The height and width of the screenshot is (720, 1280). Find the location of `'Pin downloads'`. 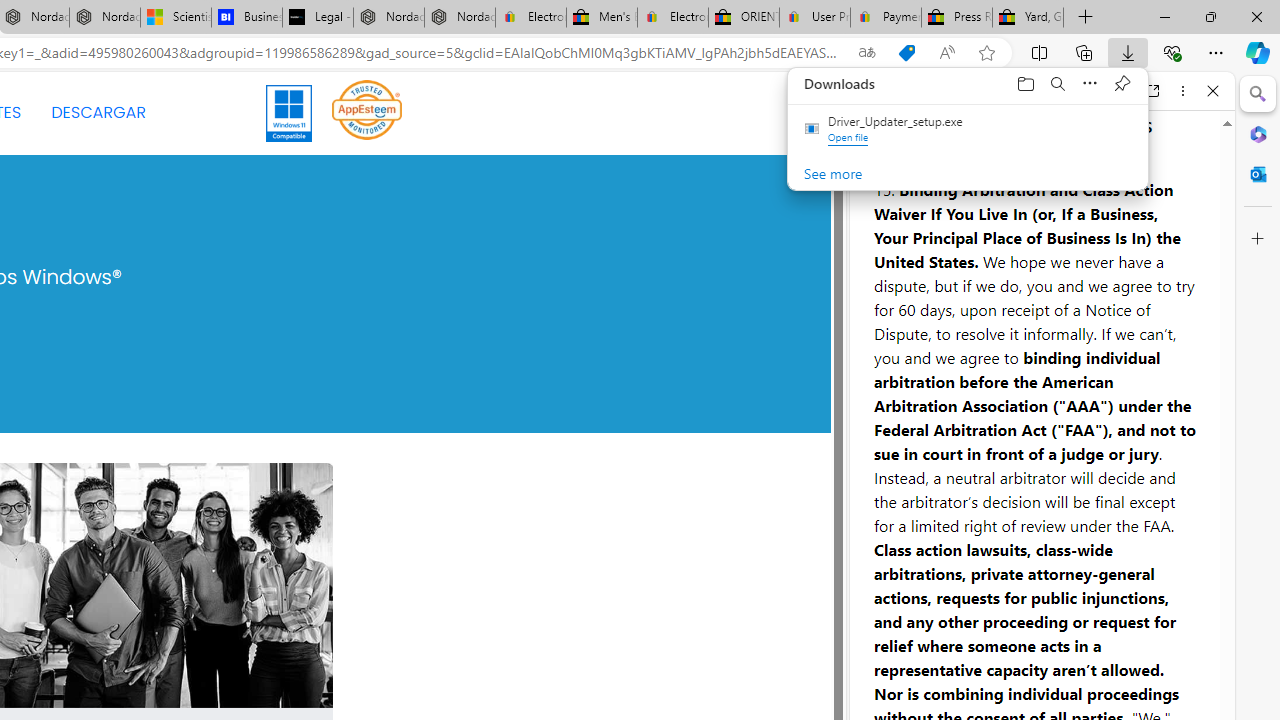

'Pin downloads' is located at coordinates (1122, 82).